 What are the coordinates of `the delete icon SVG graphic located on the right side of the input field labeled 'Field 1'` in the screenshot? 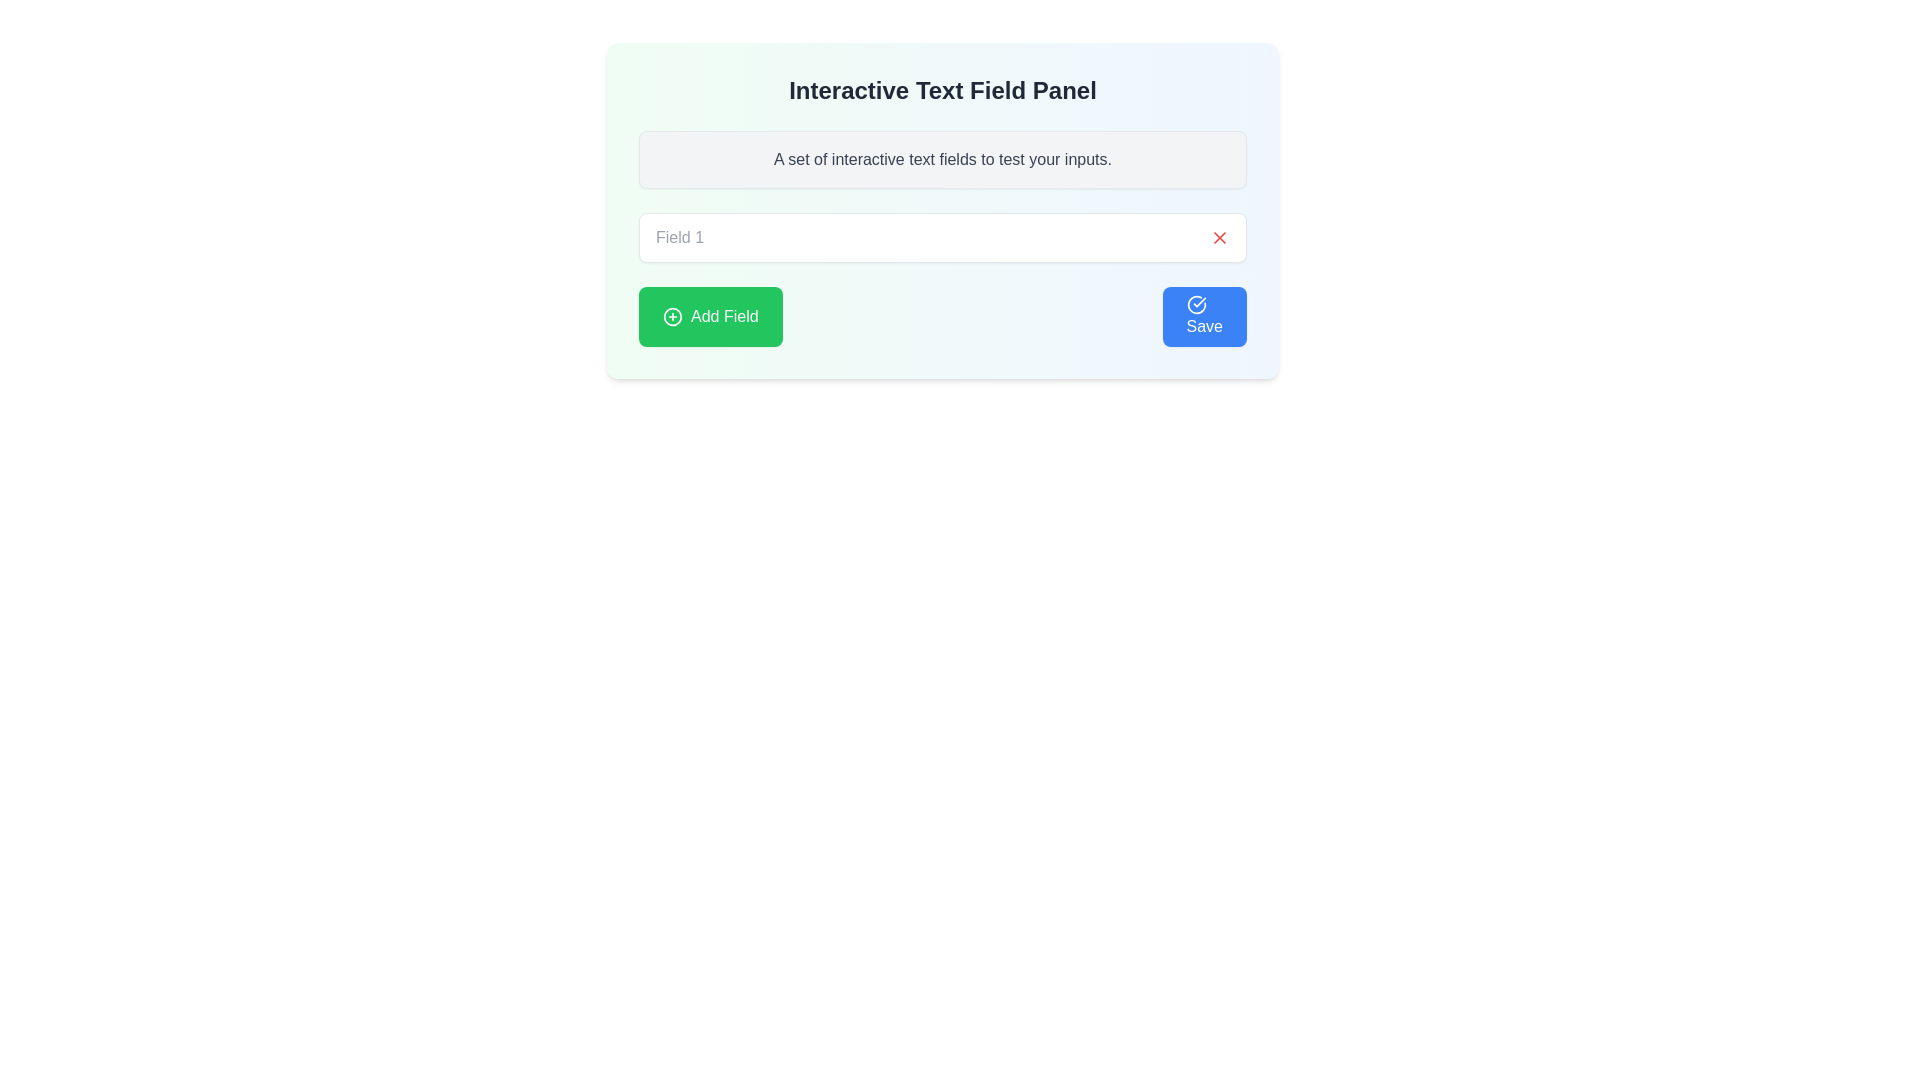 It's located at (1218, 237).